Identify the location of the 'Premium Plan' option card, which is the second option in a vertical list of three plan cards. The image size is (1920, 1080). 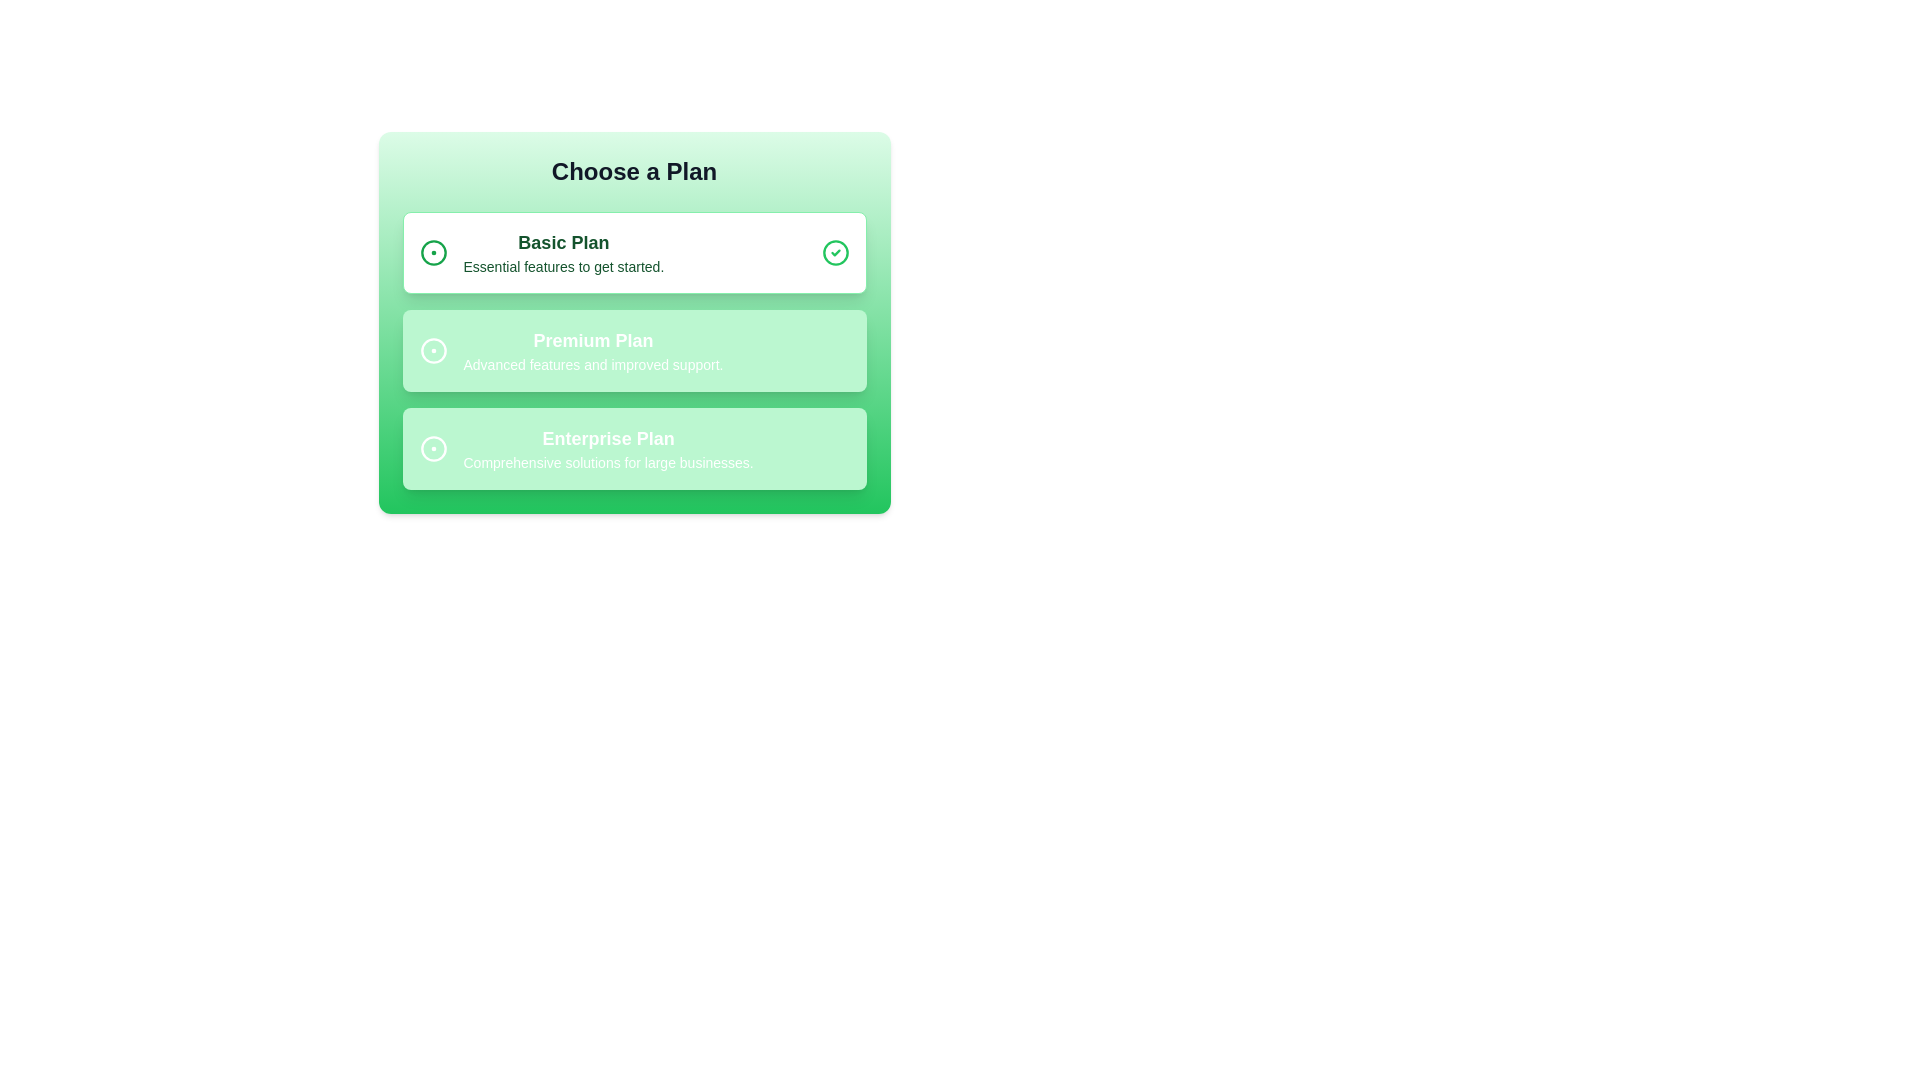
(633, 322).